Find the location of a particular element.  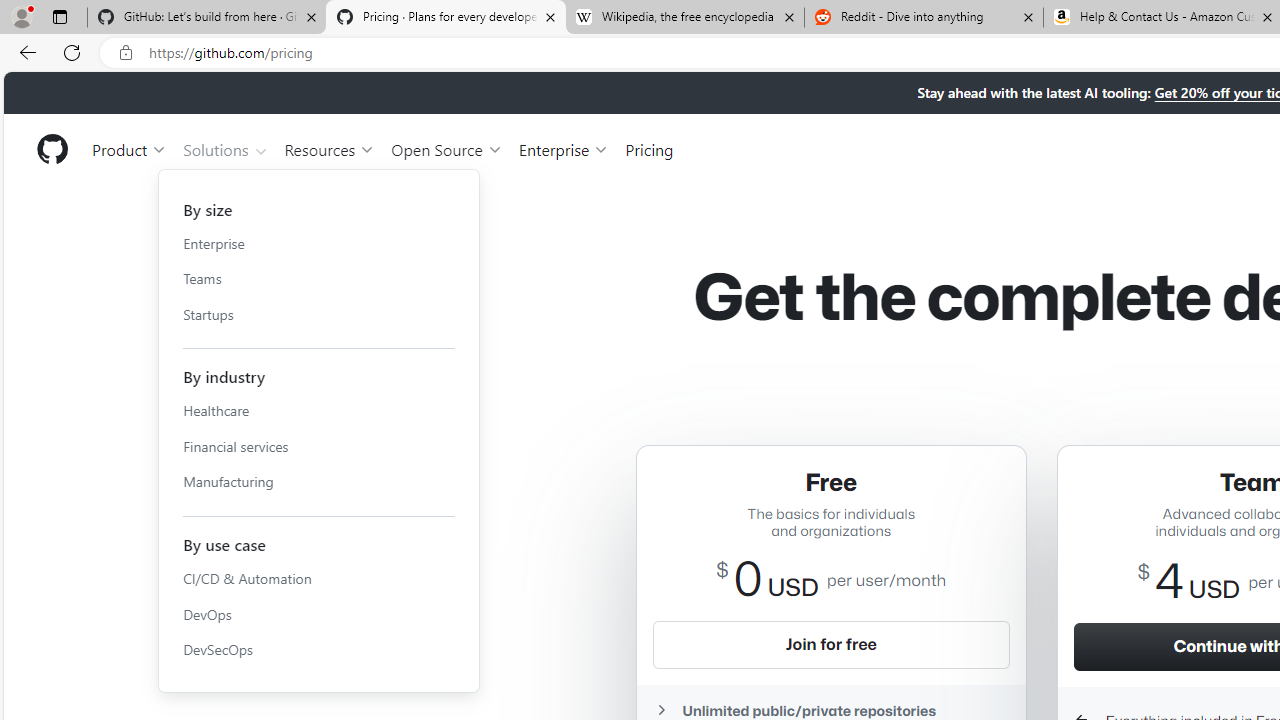

'Solutions' is located at coordinates (225, 148).